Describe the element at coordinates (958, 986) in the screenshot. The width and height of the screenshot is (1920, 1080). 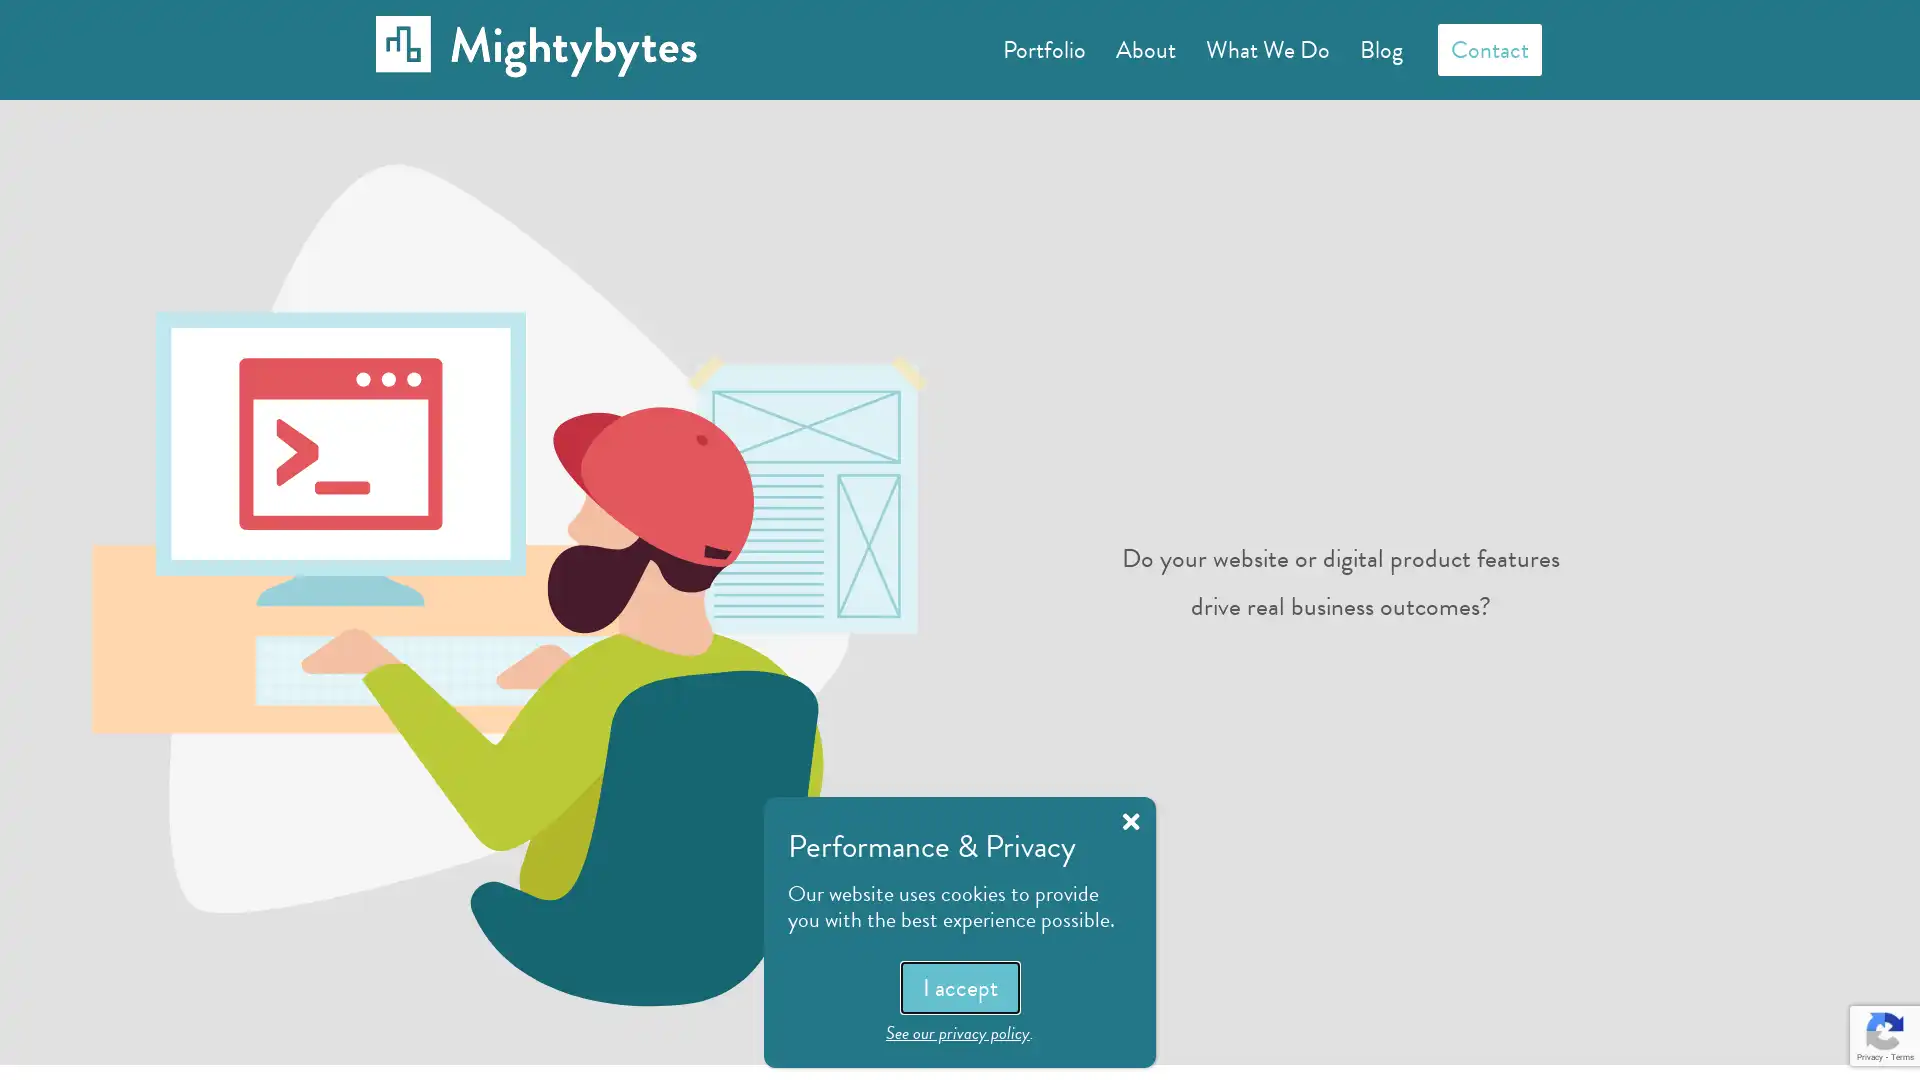
I see `I accept` at that location.